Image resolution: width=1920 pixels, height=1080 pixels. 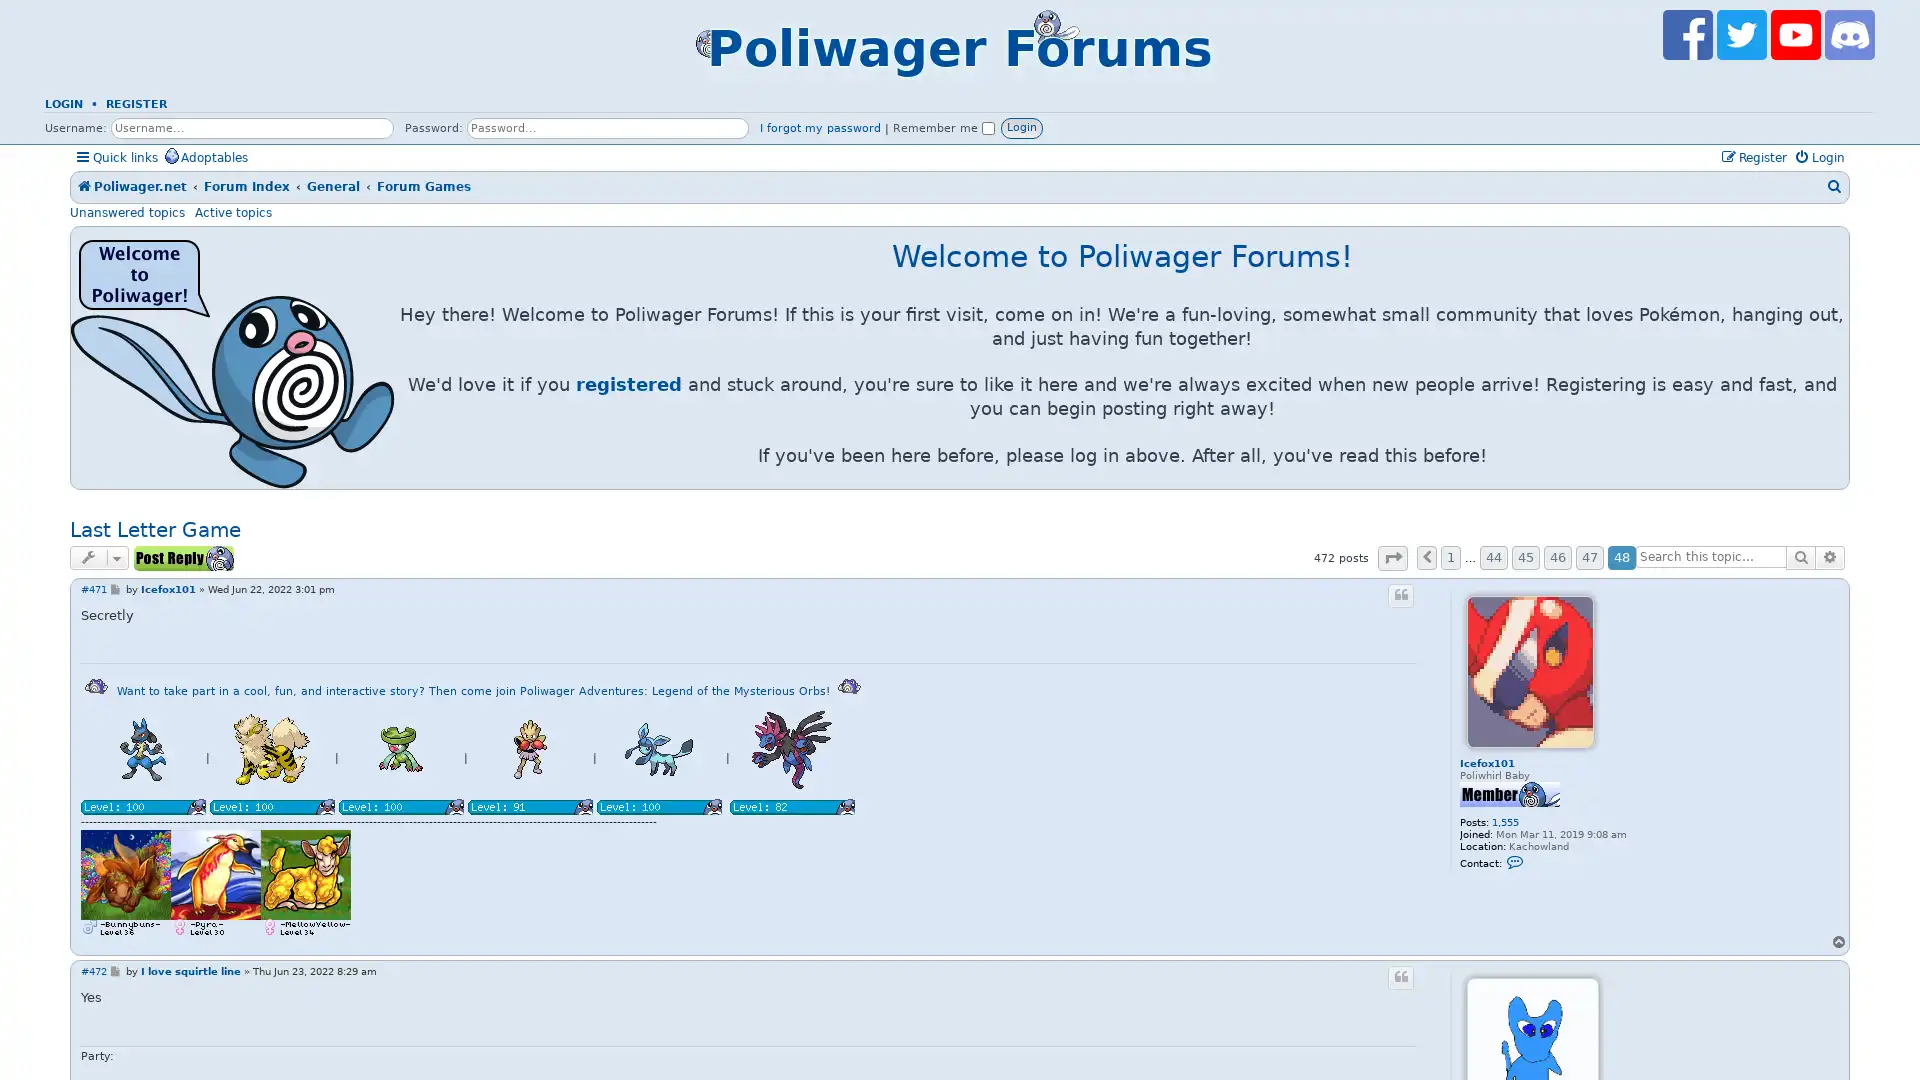 I want to click on 47, so click(x=1588, y=558).